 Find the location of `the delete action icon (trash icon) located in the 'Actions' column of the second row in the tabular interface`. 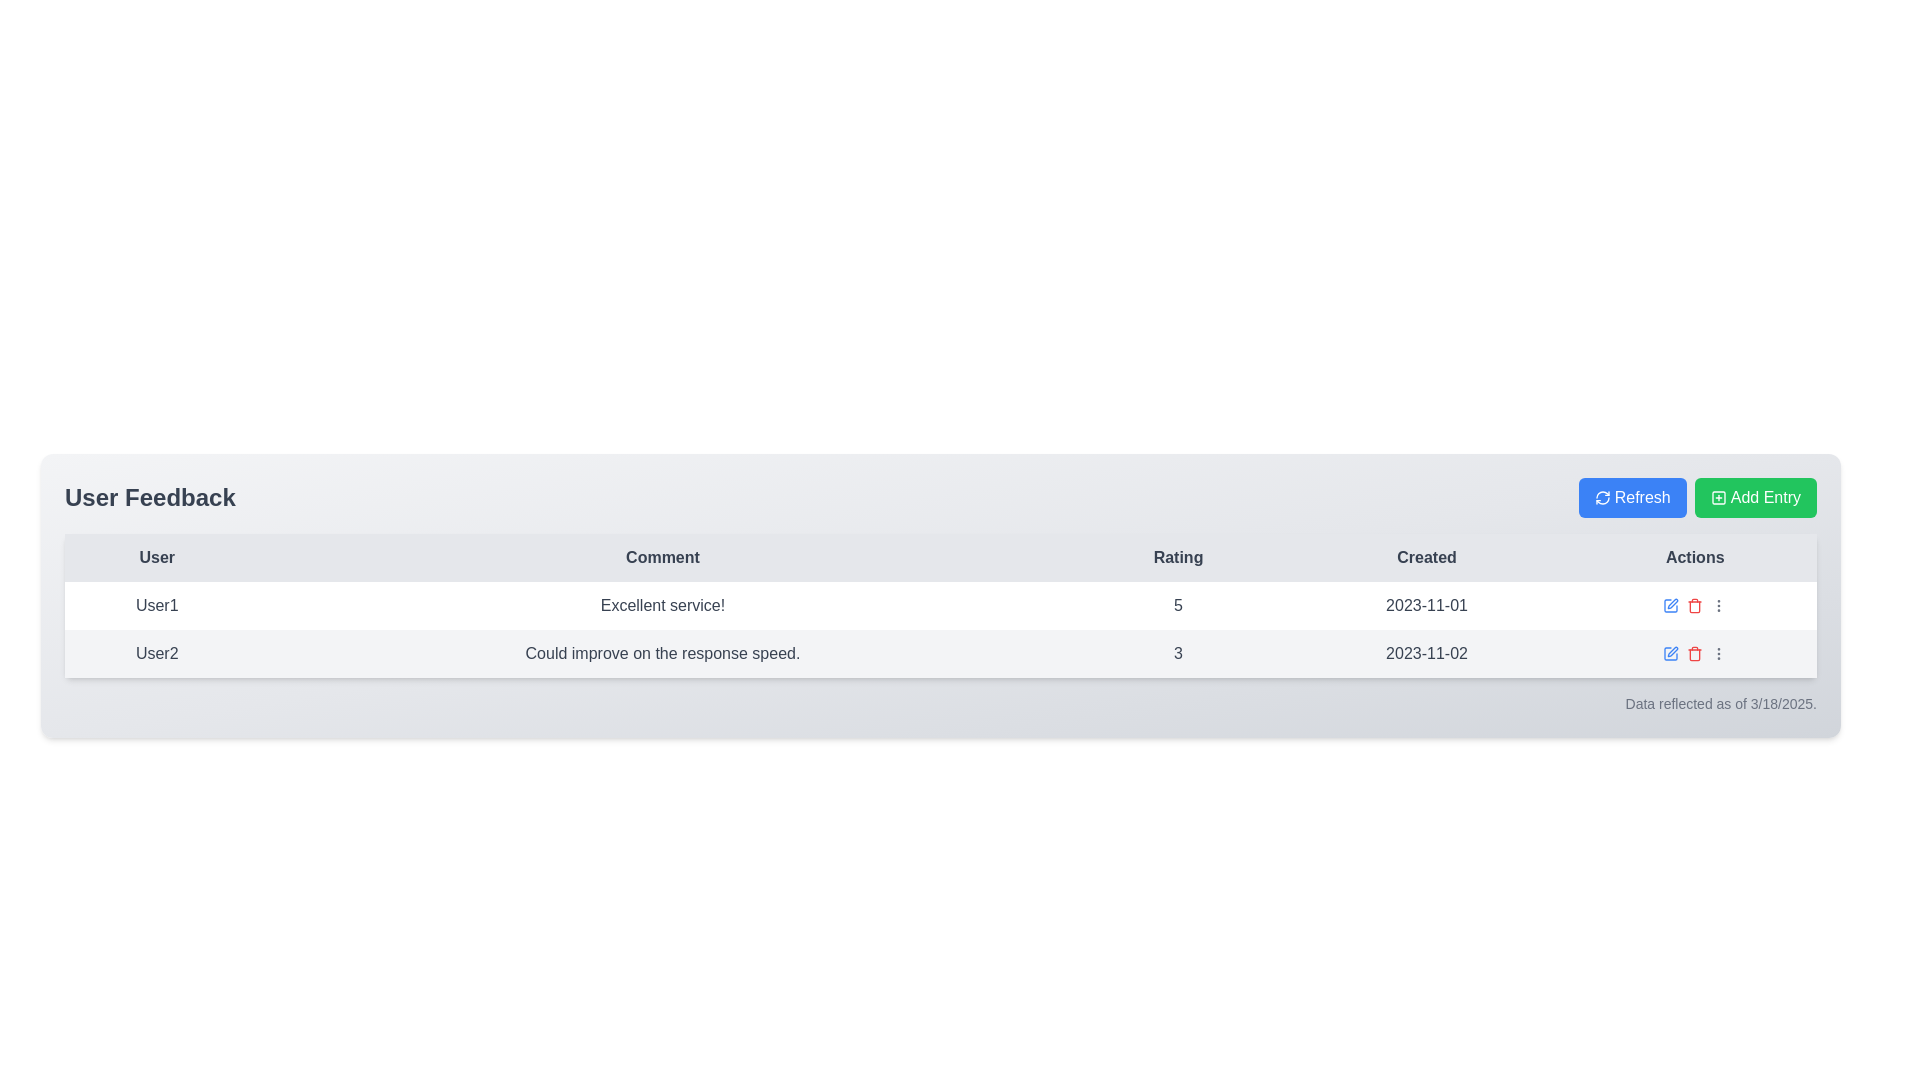

the delete action icon (trash icon) located in the 'Actions' column of the second row in the tabular interface is located at coordinates (1693, 654).